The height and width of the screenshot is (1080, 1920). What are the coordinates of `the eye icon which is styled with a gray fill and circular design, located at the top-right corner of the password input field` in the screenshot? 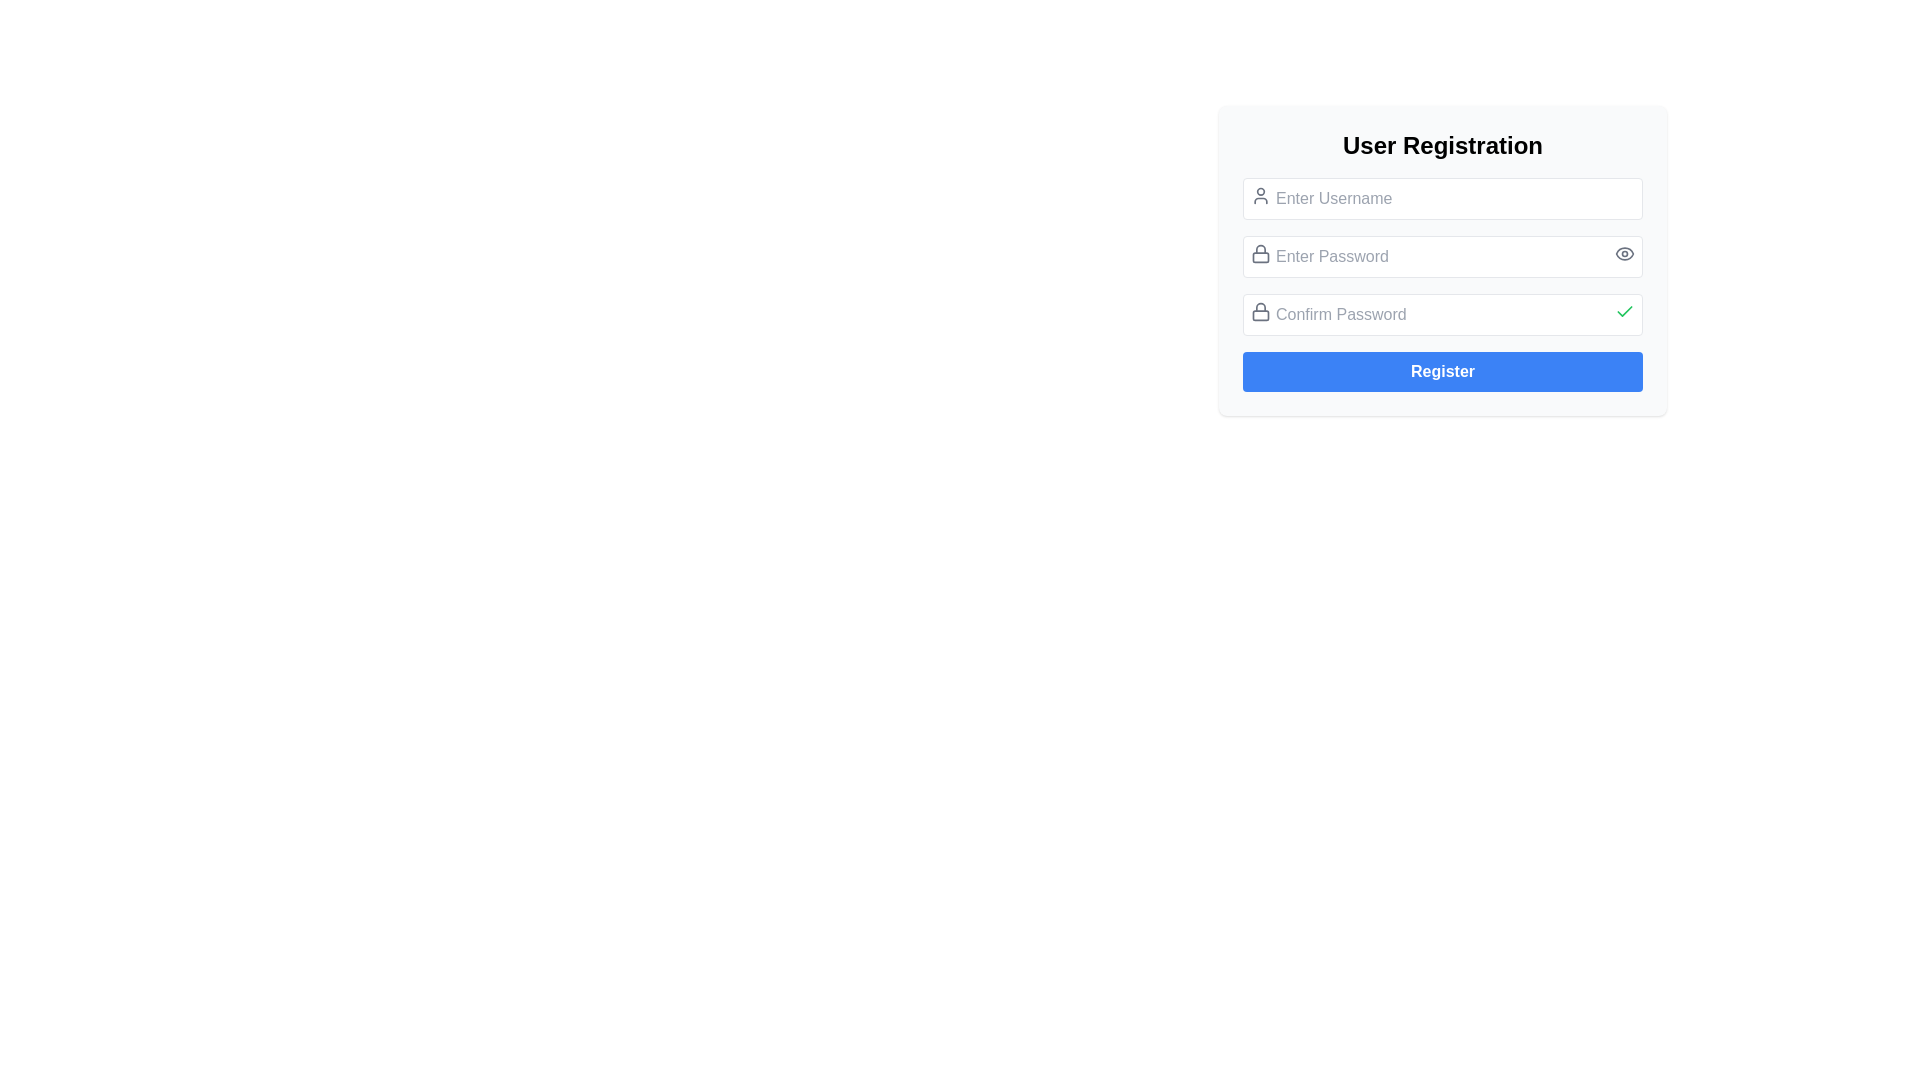 It's located at (1625, 253).